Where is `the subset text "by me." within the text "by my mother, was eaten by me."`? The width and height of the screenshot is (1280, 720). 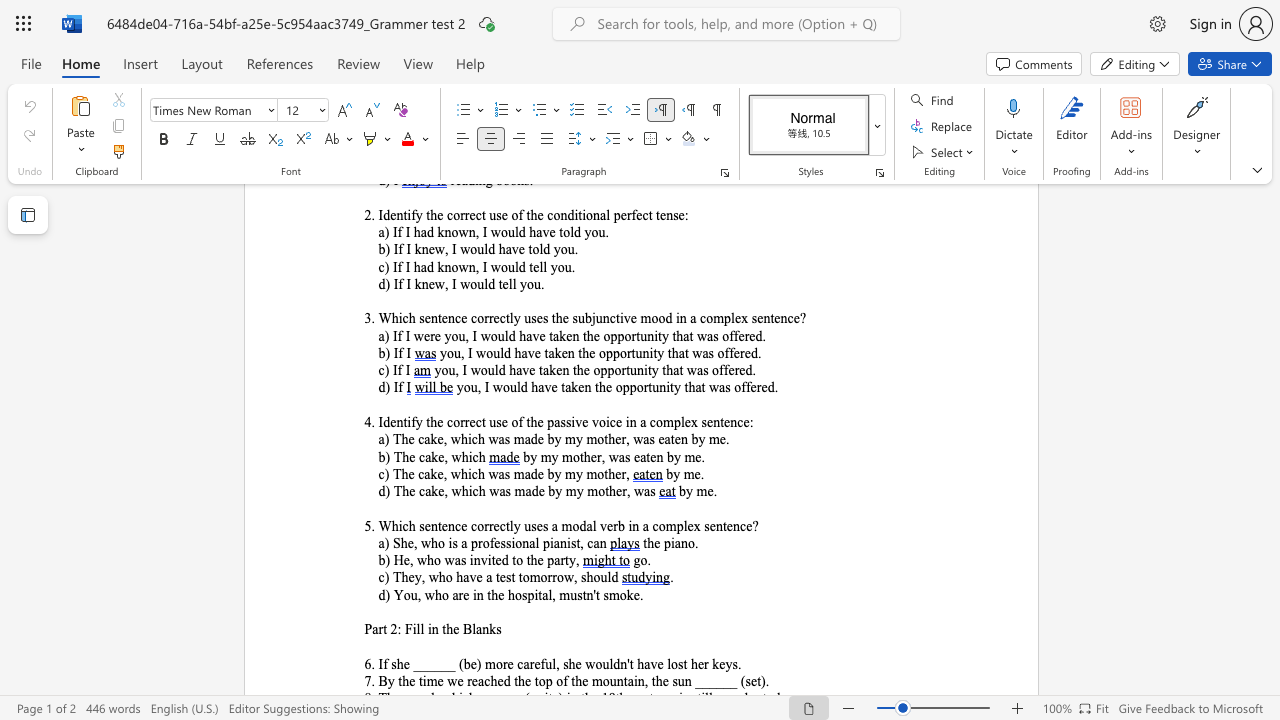 the subset text "by me." within the text "by my mother, was eaten by me." is located at coordinates (667, 457).